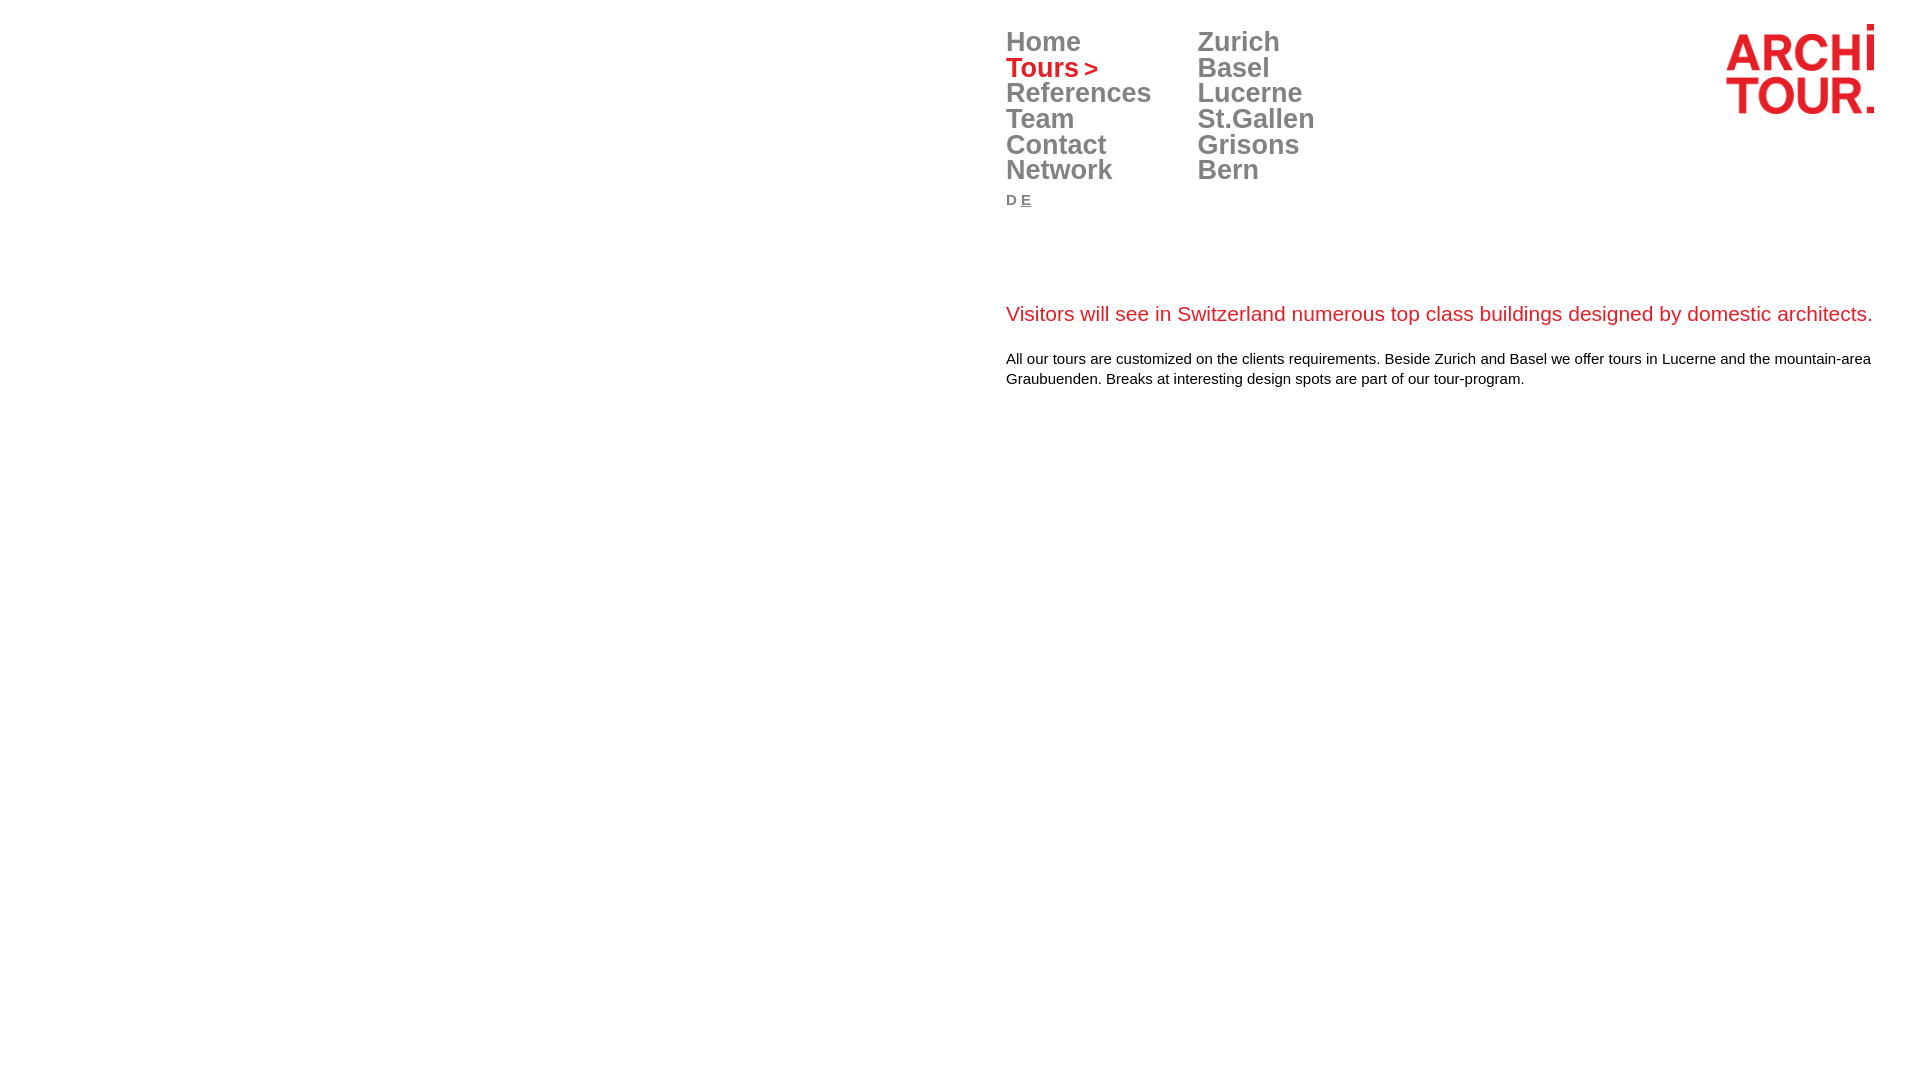 The height and width of the screenshot is (1080, 1920). Describe the element at coordinates (1050, 67) in the screenshot. I see `'Tours'` at that location.